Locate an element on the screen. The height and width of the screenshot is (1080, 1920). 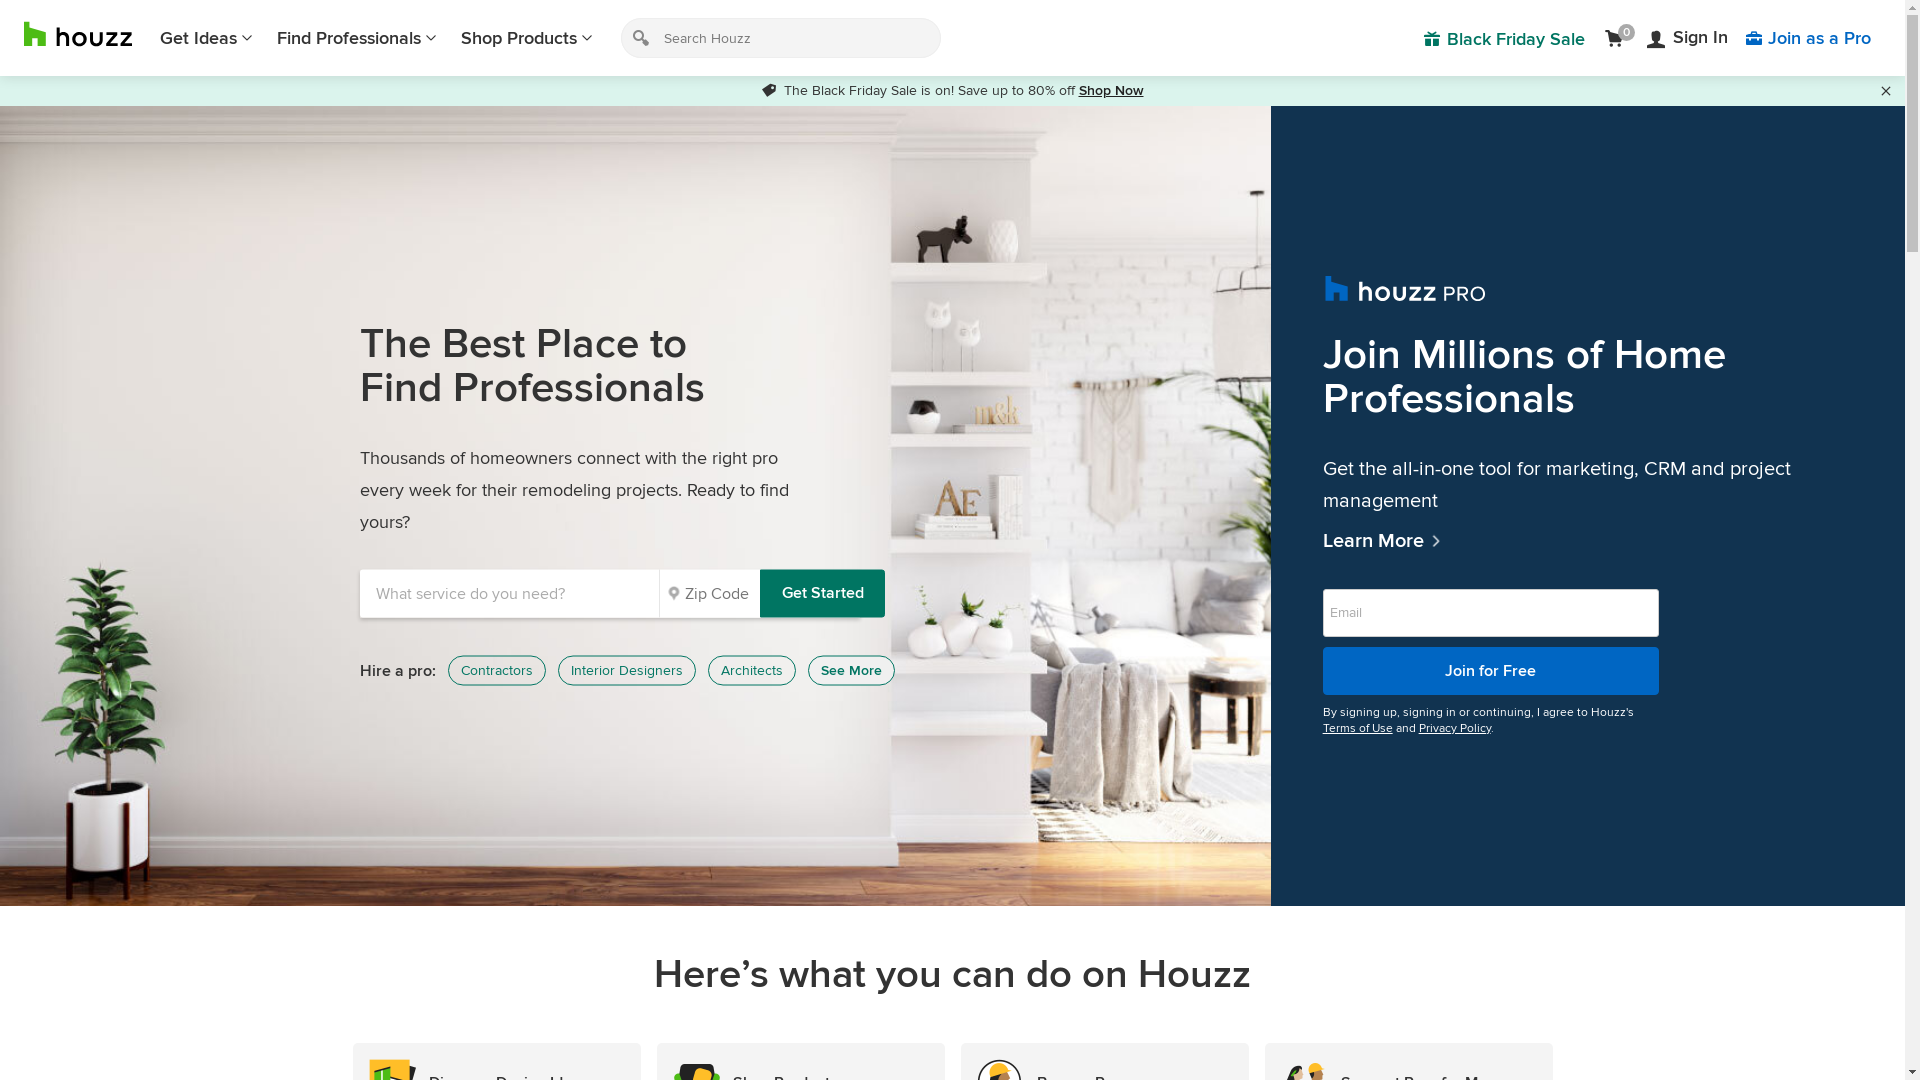
'Privacy Policy' is located at coordinates (1454, 727).